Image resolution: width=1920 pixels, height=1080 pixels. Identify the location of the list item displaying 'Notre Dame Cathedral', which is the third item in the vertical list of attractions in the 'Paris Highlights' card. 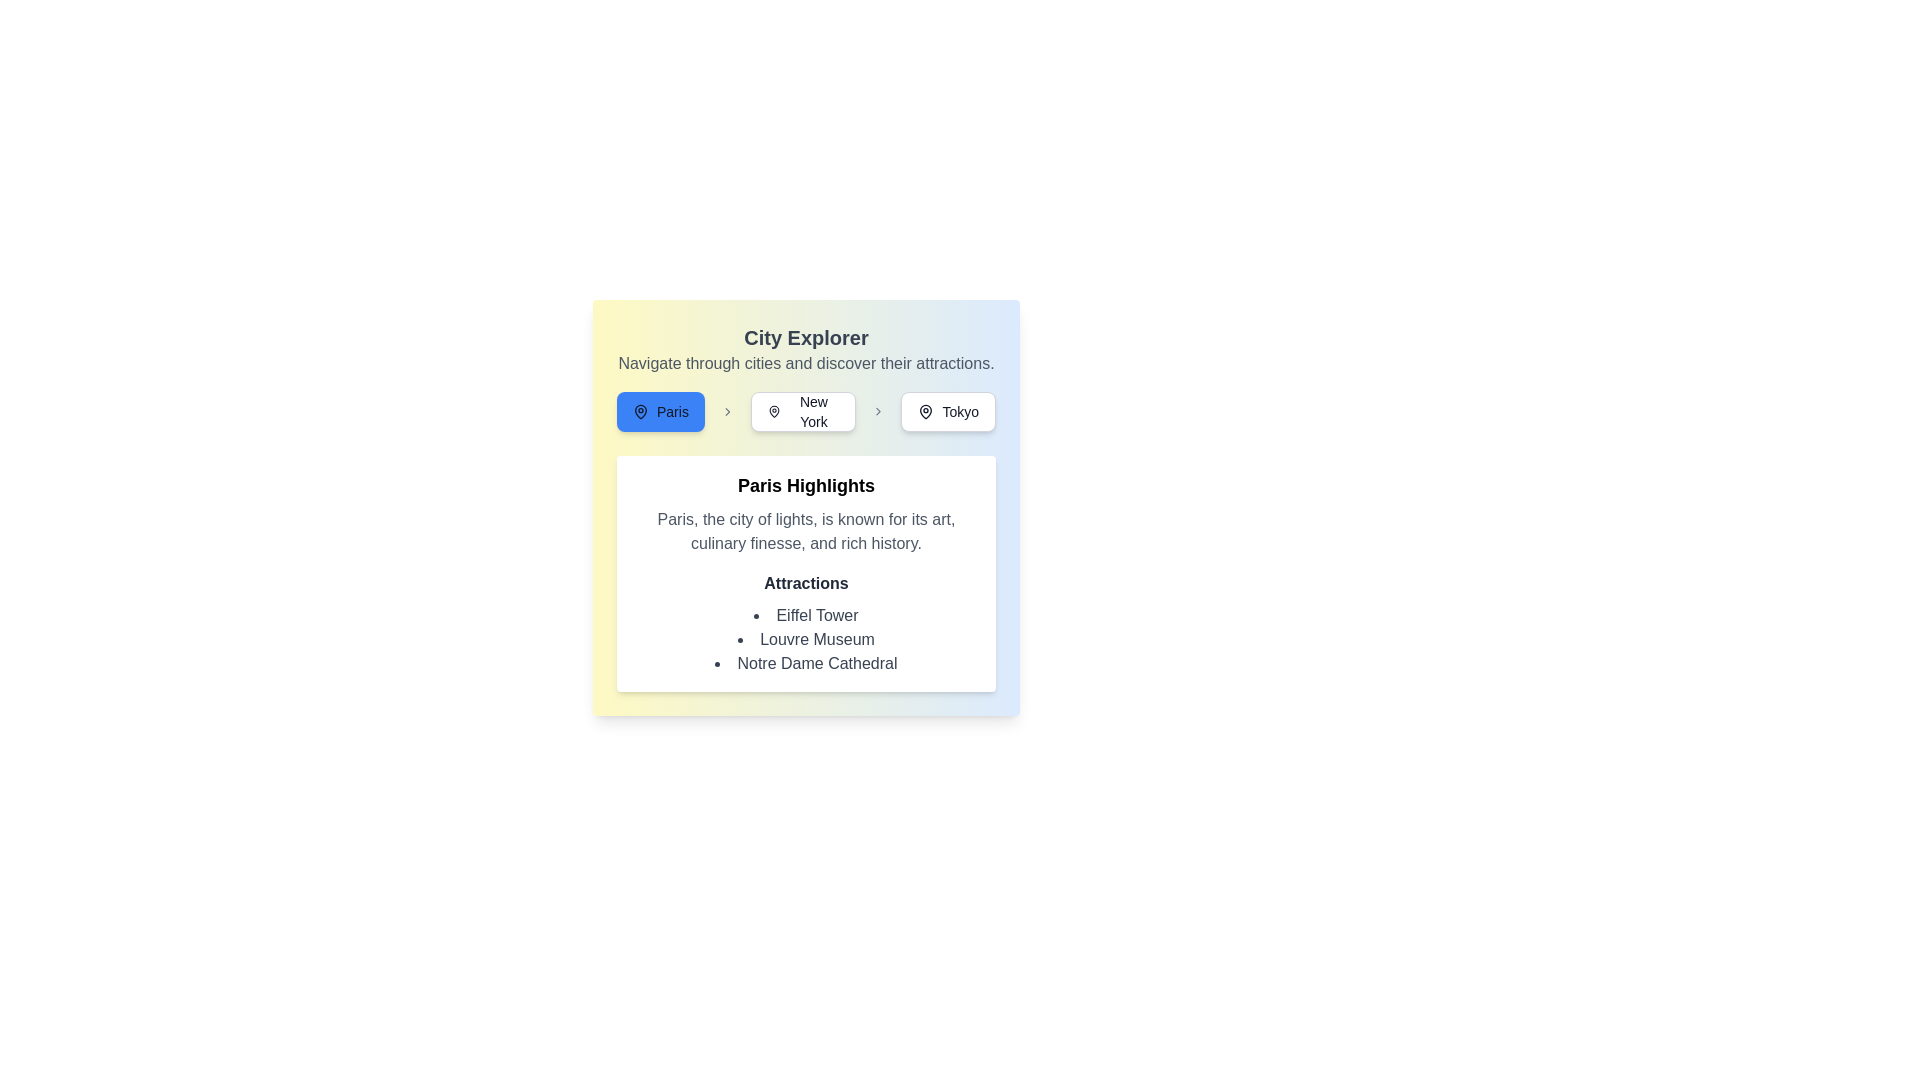
(806, 663).